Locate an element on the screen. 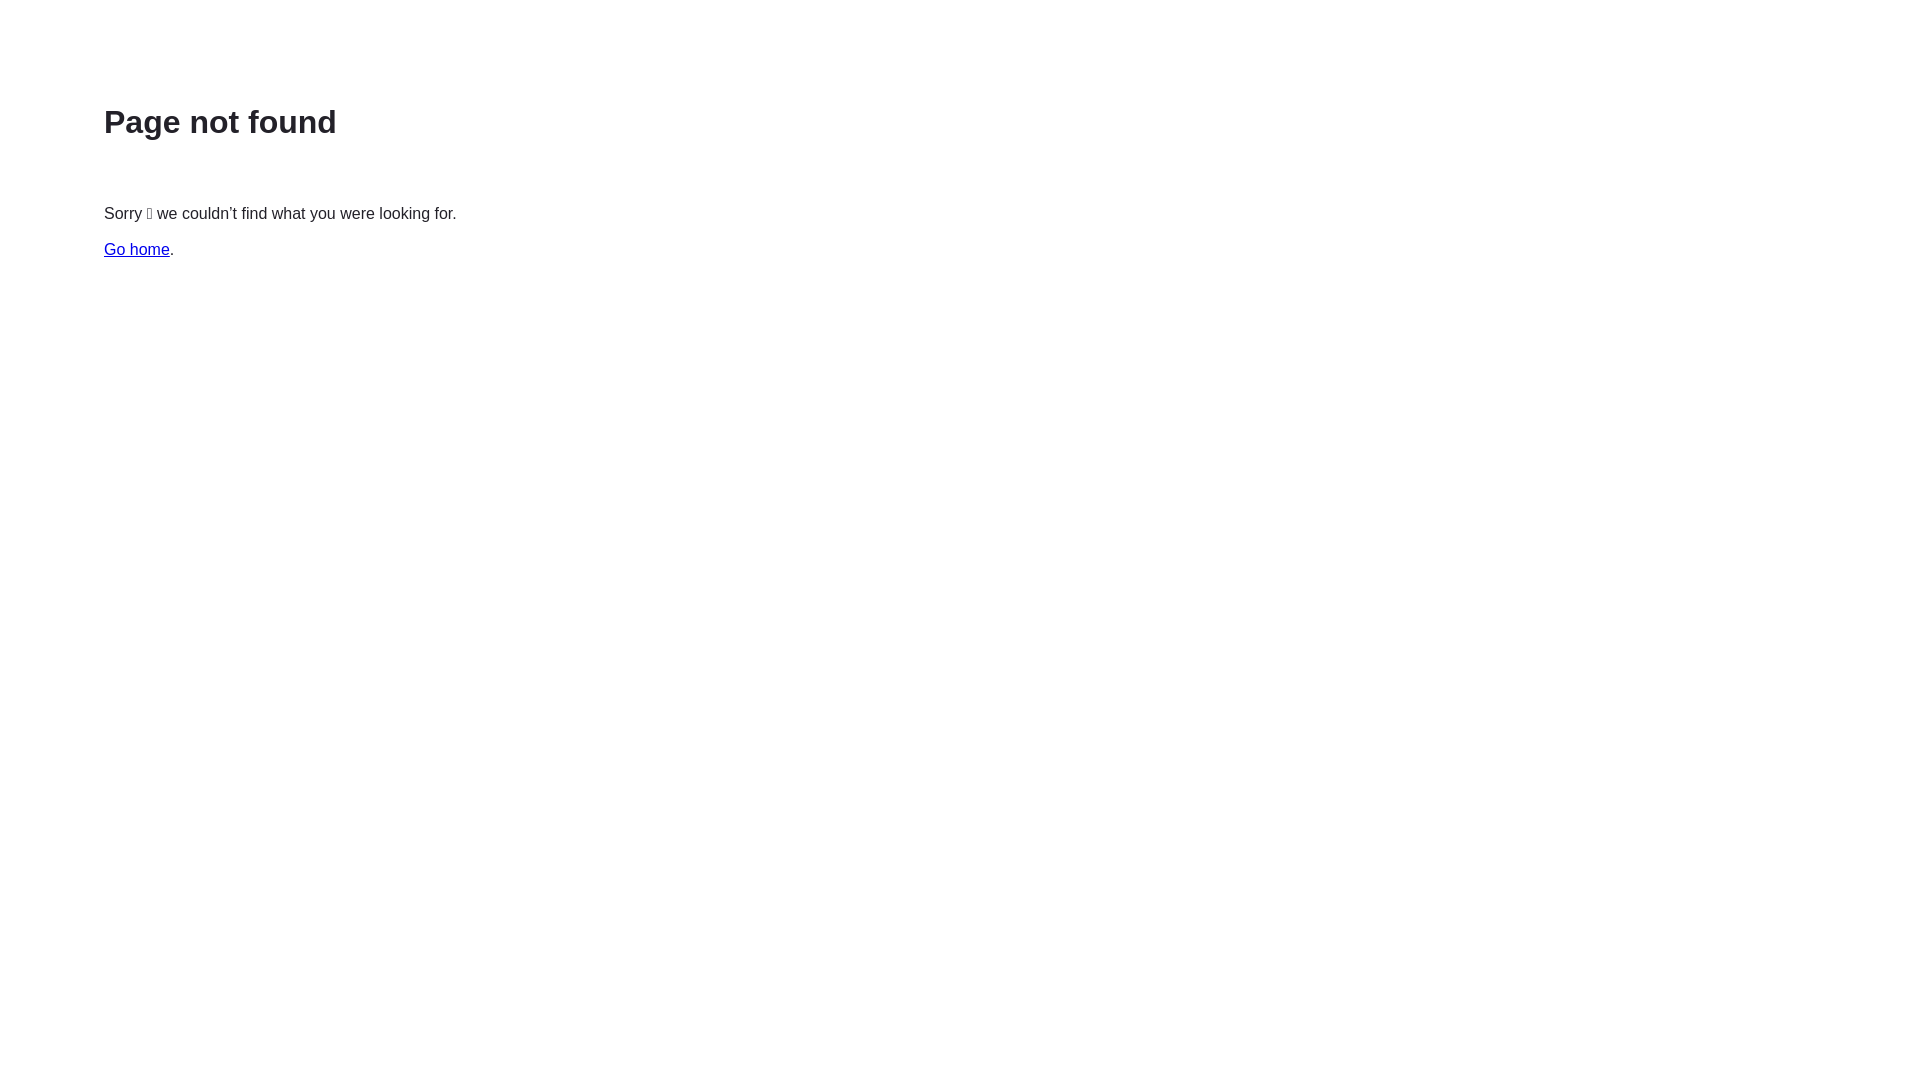 Image resolution: width=1920 pixels, height=1080 pixels. 'Go home' is located at coordinates (103, 248).